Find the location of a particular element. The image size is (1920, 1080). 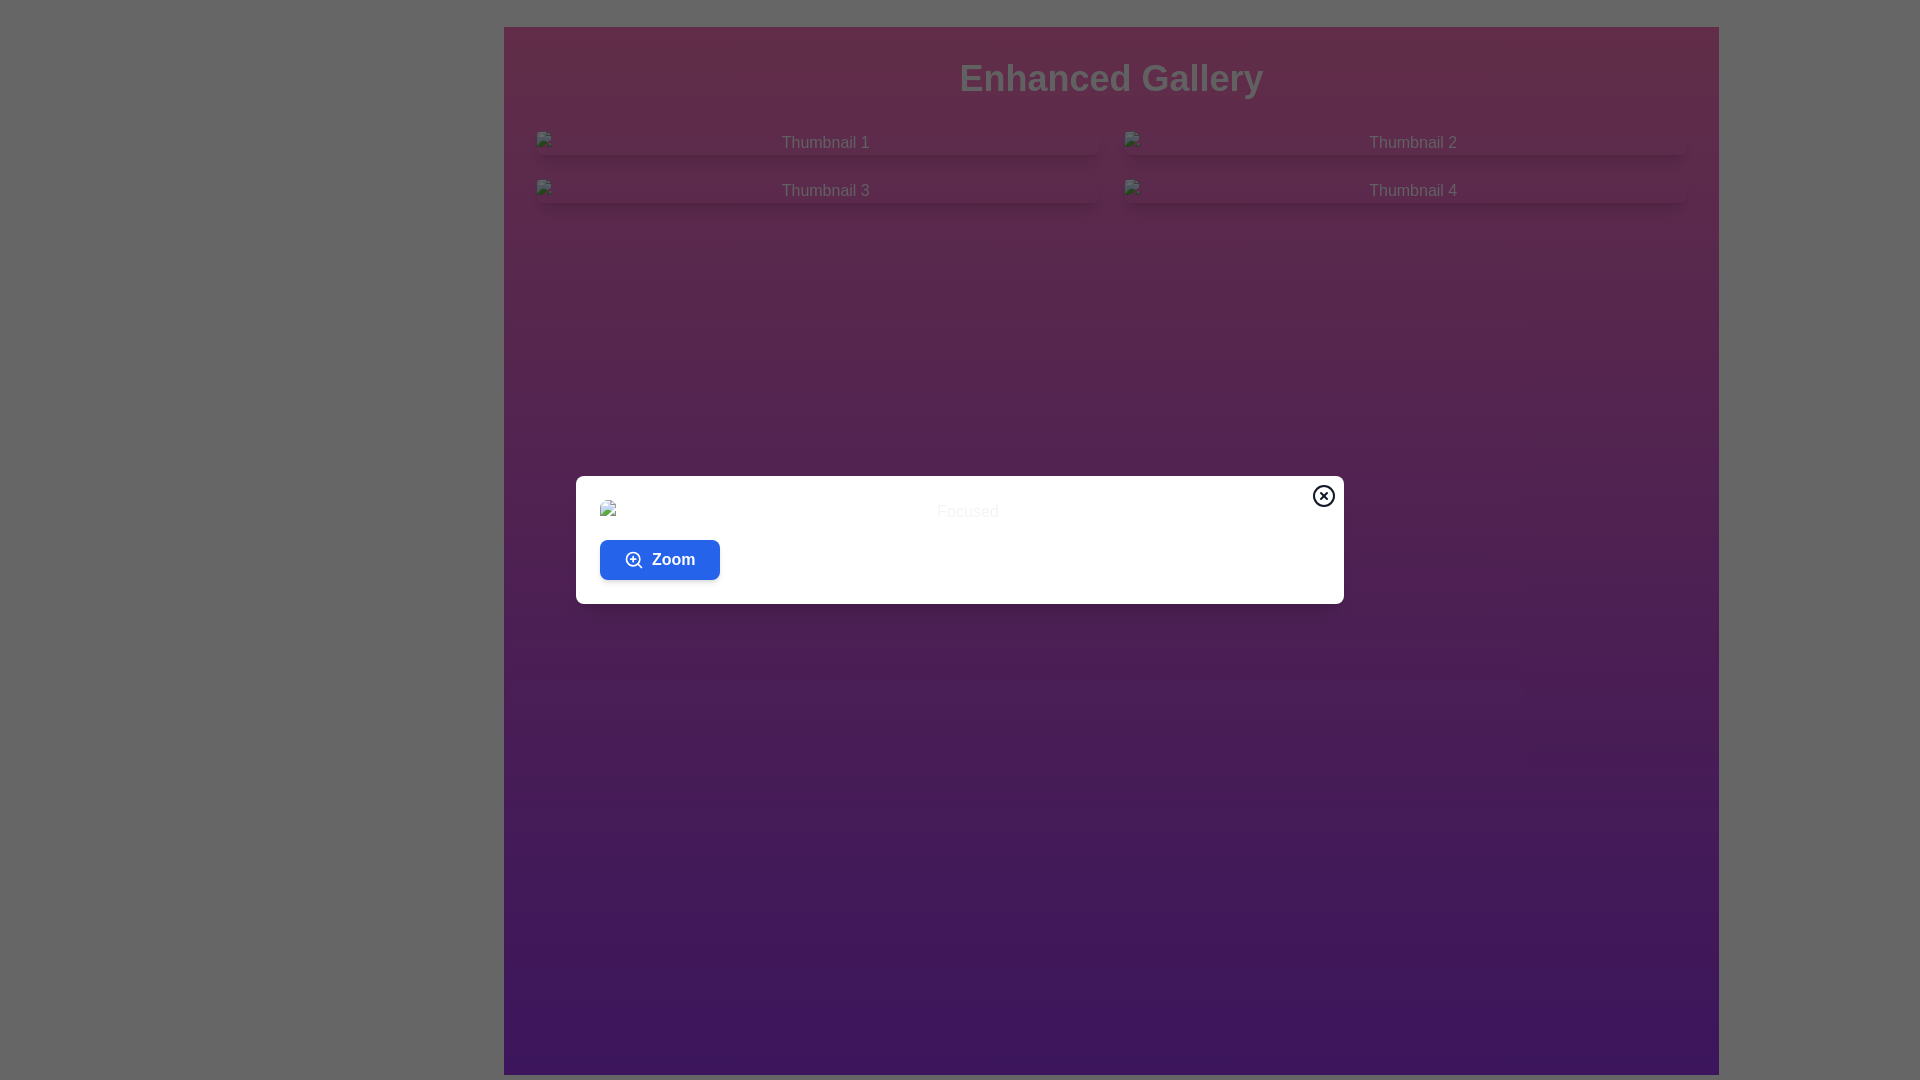

the second thumbnail is located at coordinates (1404, 141).